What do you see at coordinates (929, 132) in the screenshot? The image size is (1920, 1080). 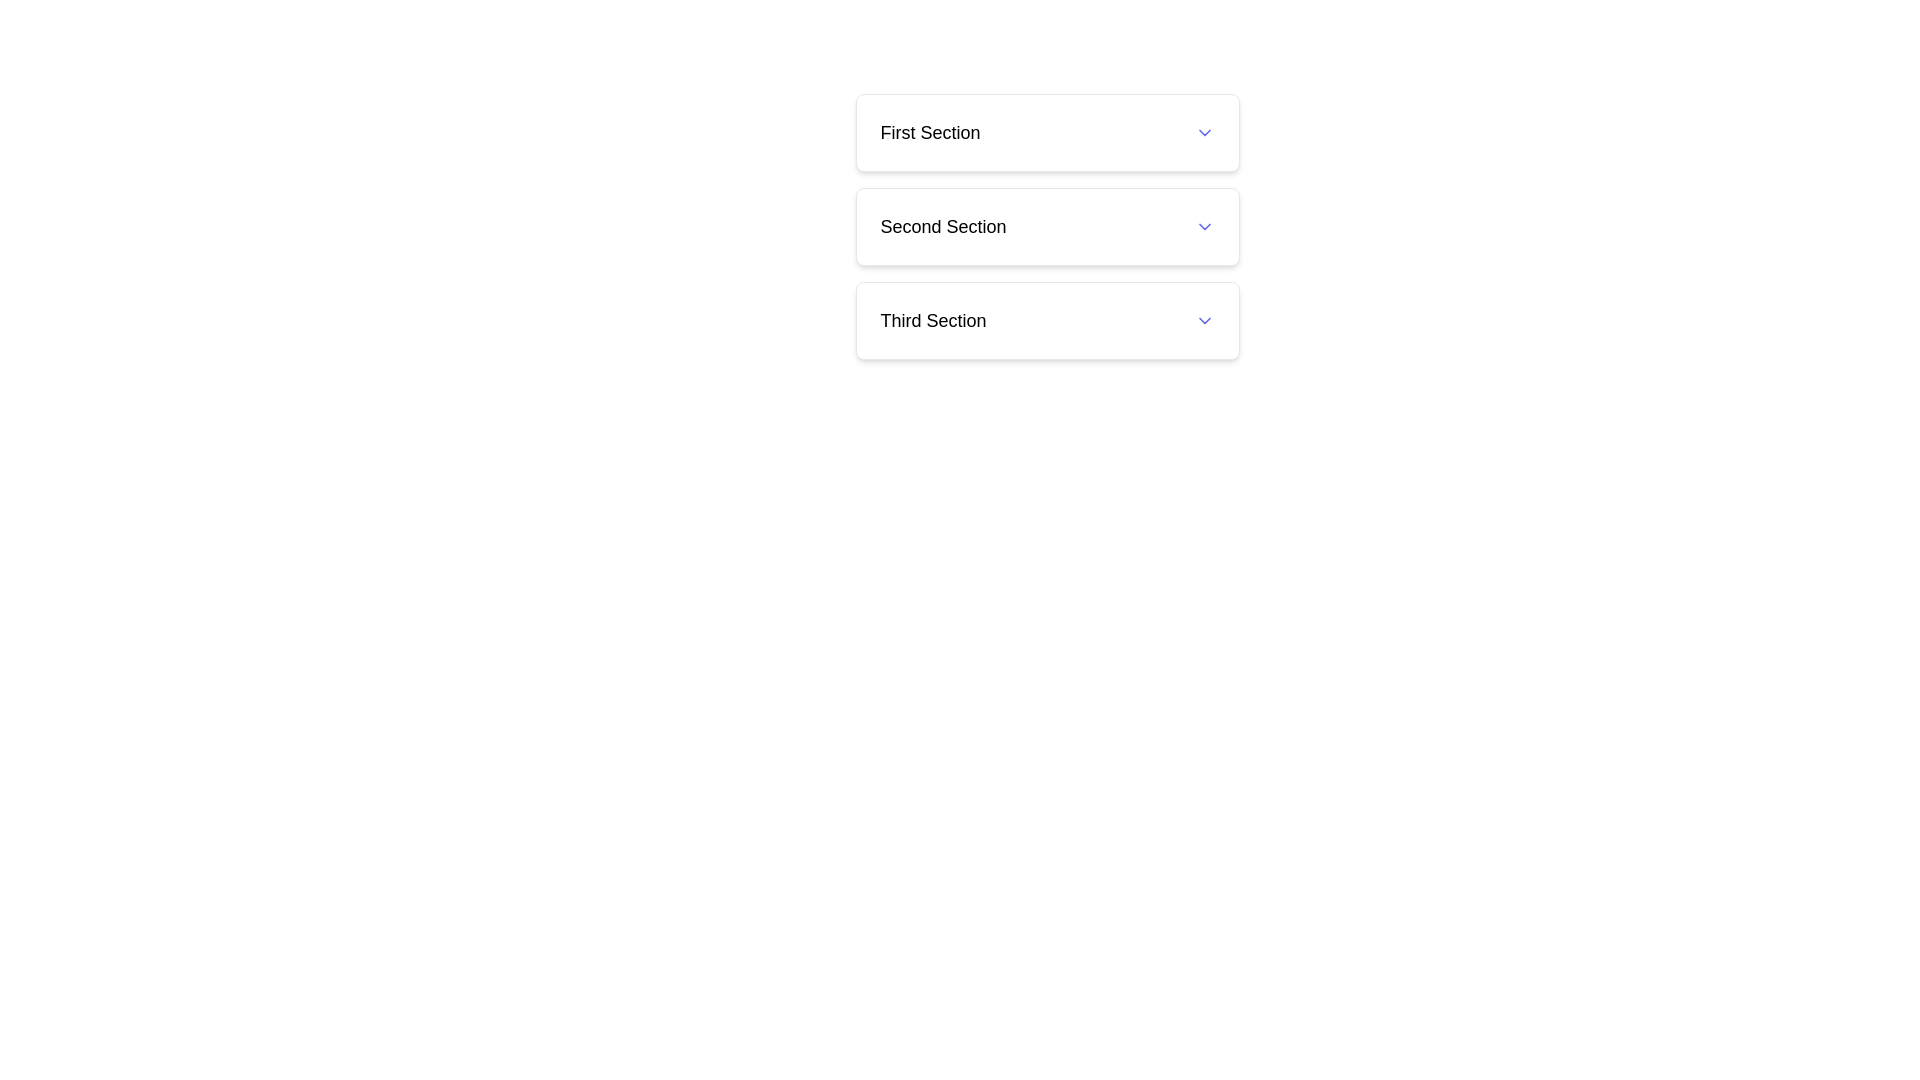 I see `displayed text of the 'First Section' label, which is a bold medium-sized text block located at the top of a vertical list` at bounding box center [929, 132].